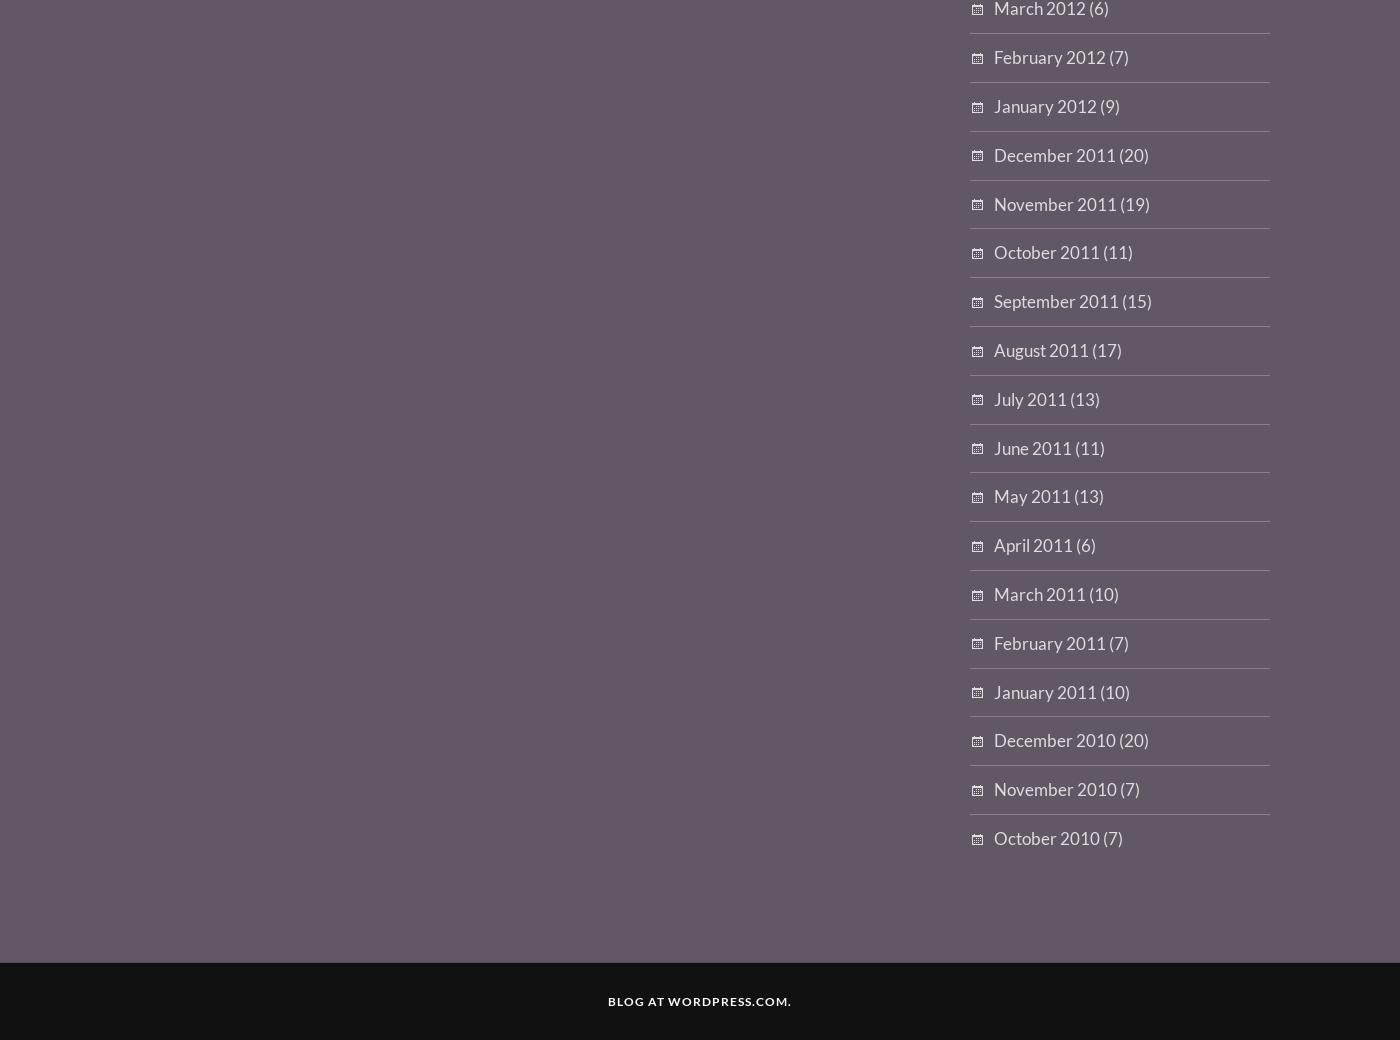 This screenshot has height=1040, width=1400. I want to click on 'November 2011', so click(1055, 203).